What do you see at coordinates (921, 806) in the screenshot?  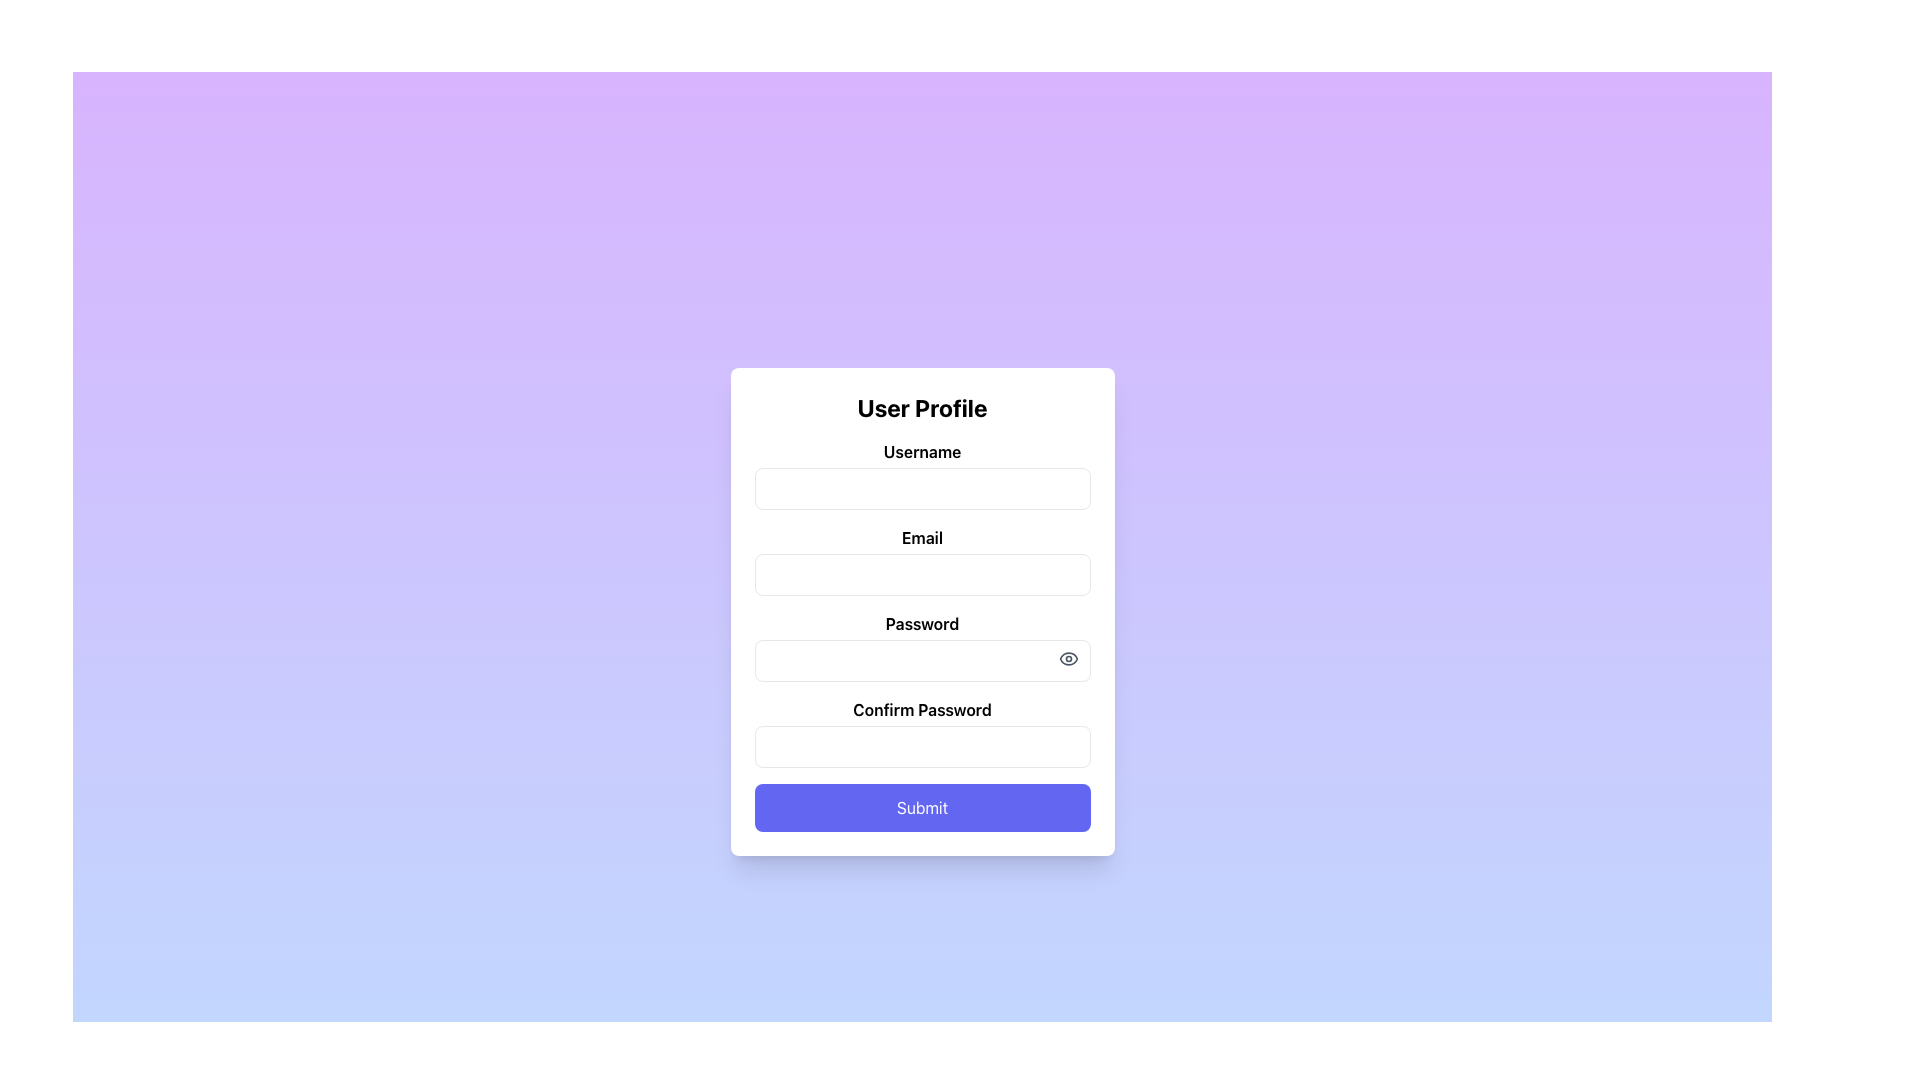 I see `the submit button located at the bottom of the 'User Profile' form` at bounding box center [921, 806].